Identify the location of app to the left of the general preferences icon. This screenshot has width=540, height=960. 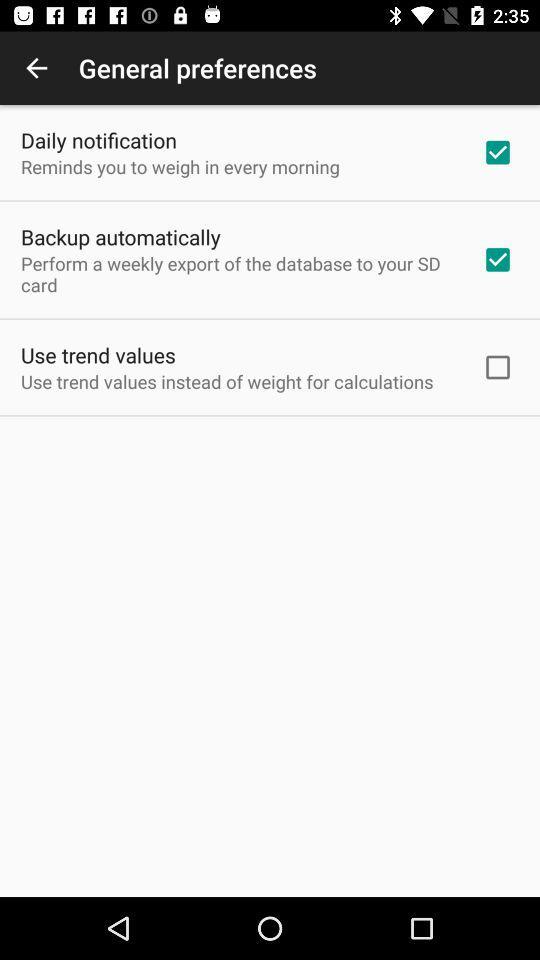
(36, 68).